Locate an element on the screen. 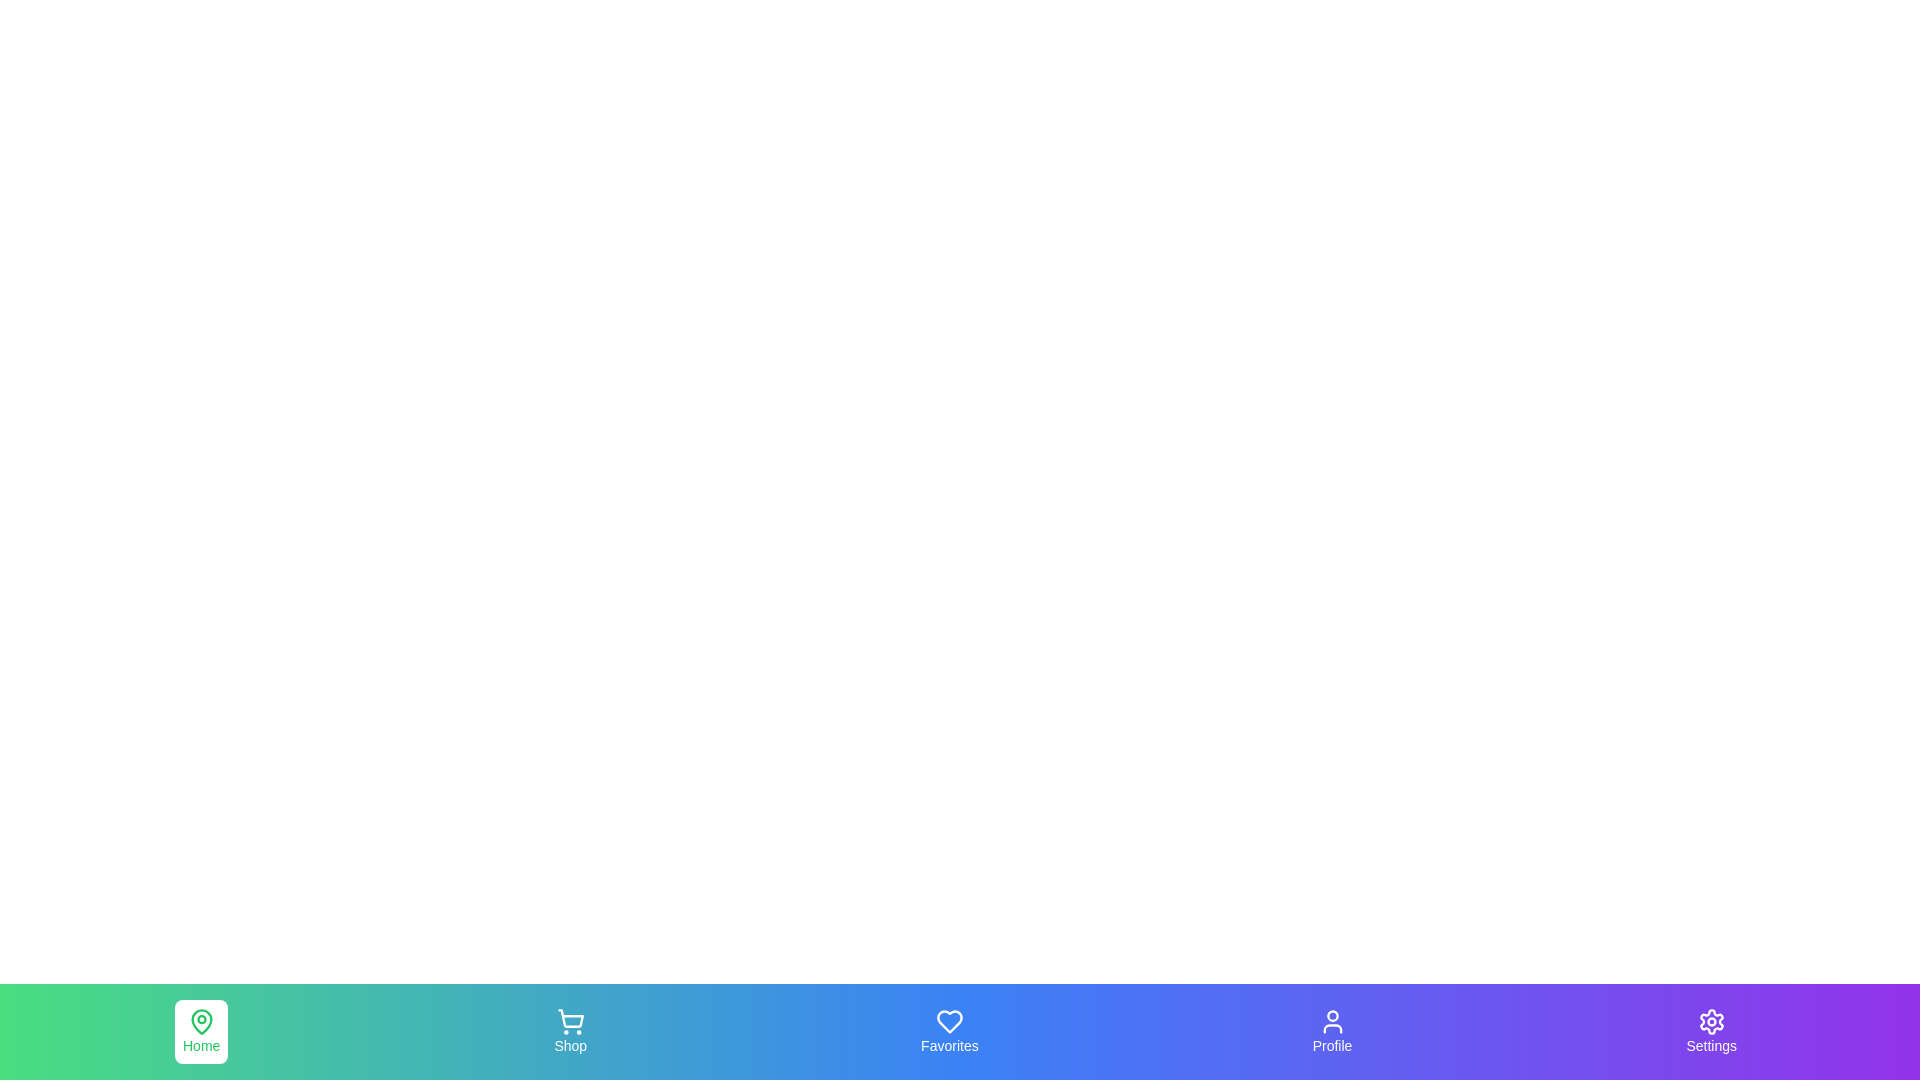  the tab icon for Shop for visual inspection is located at coordinates (569, 1032).